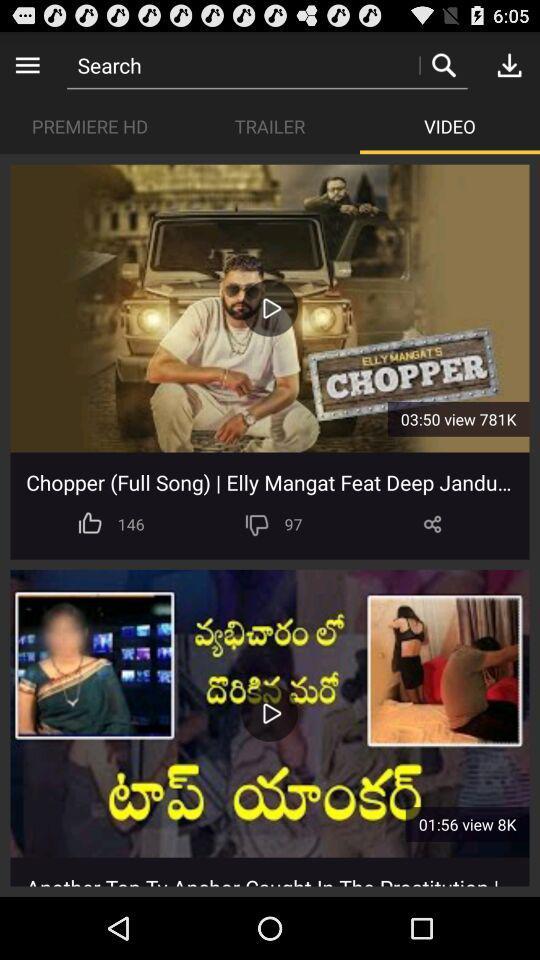  What do you see at coordinates (257, 523) in the screenshot?
I see `item to the left of the 97 item` at bounding box center [257, 523].